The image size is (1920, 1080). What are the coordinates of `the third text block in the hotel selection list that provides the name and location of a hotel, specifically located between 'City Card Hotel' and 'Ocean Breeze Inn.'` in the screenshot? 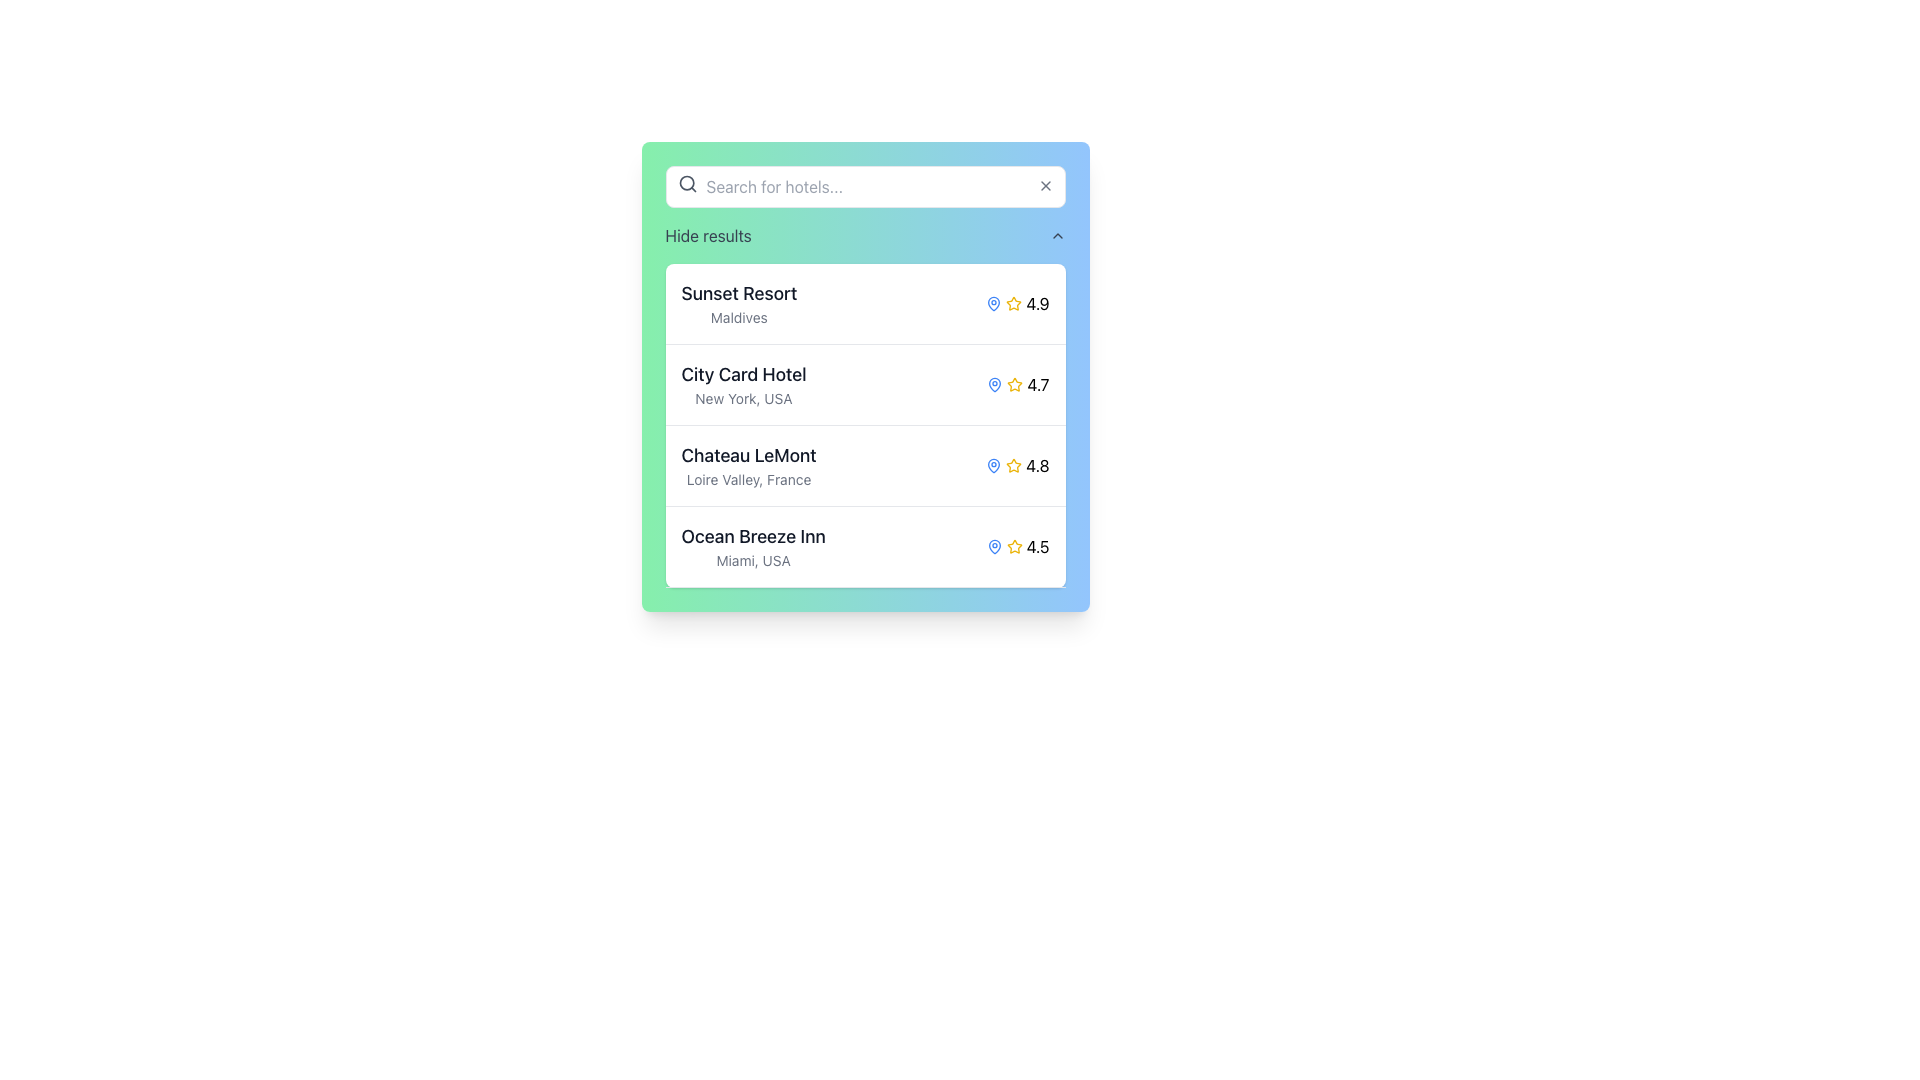 It's located at (747, 466).